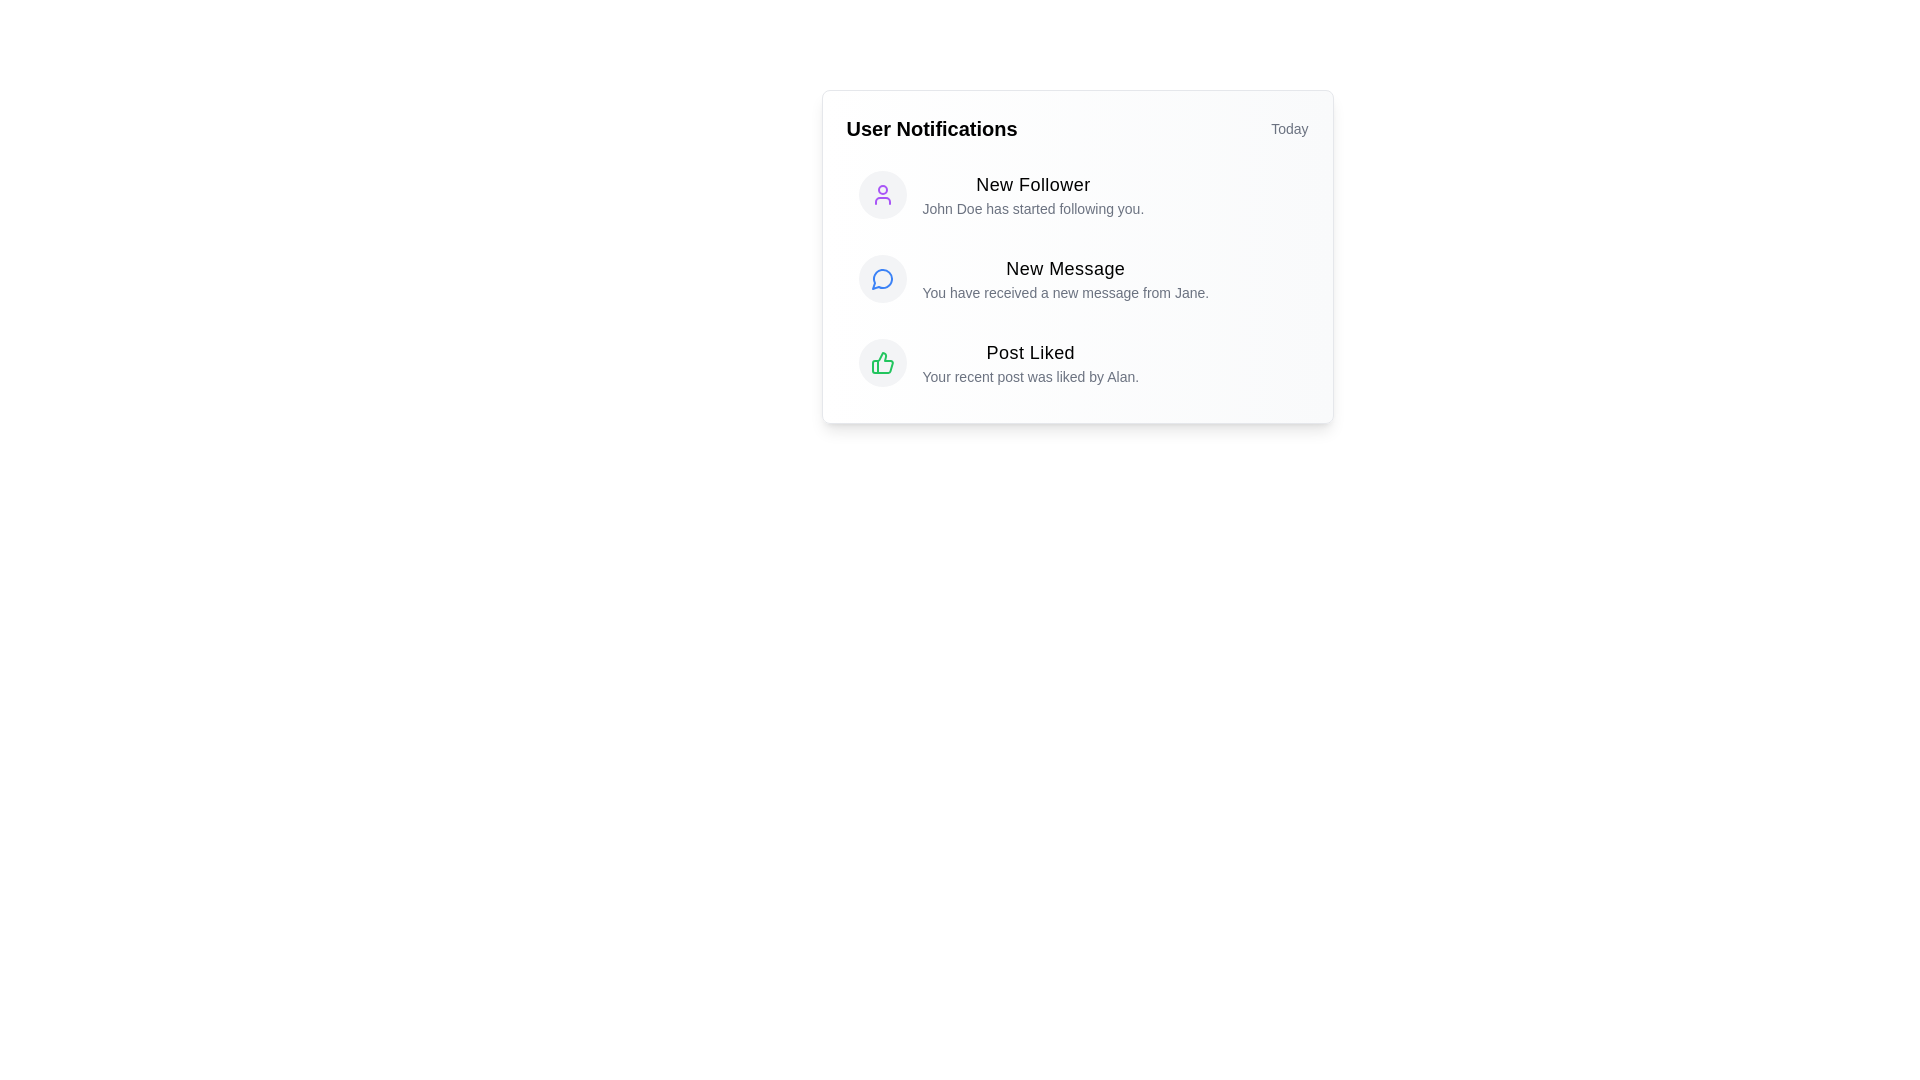 This screenshot has height=1080, width=1920. Describe the element at coordinates (1064, 268) in the screenshot. I see `the text label displaying 'New Message'` at that location.